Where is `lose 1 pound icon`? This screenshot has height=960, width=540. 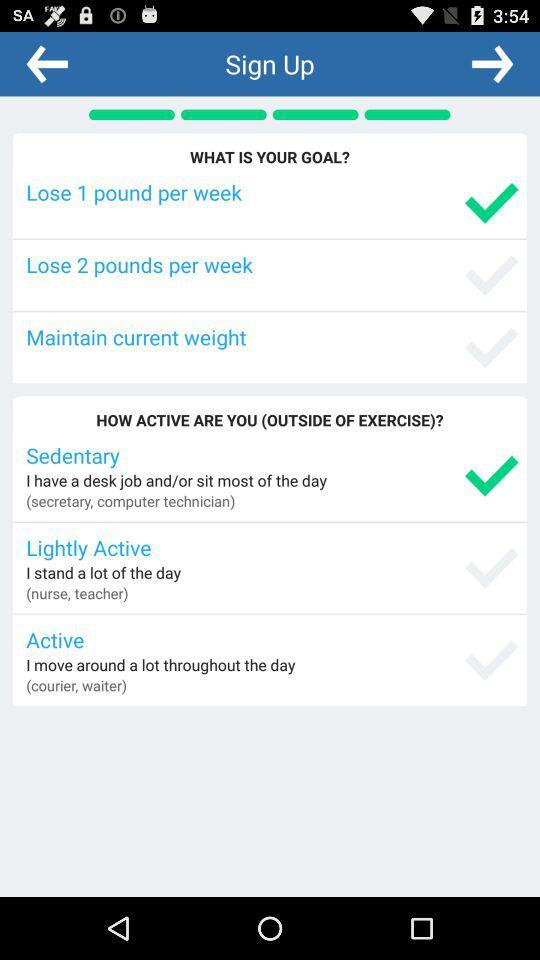
lose 1 pound icon is located at coordinates (271, 192).